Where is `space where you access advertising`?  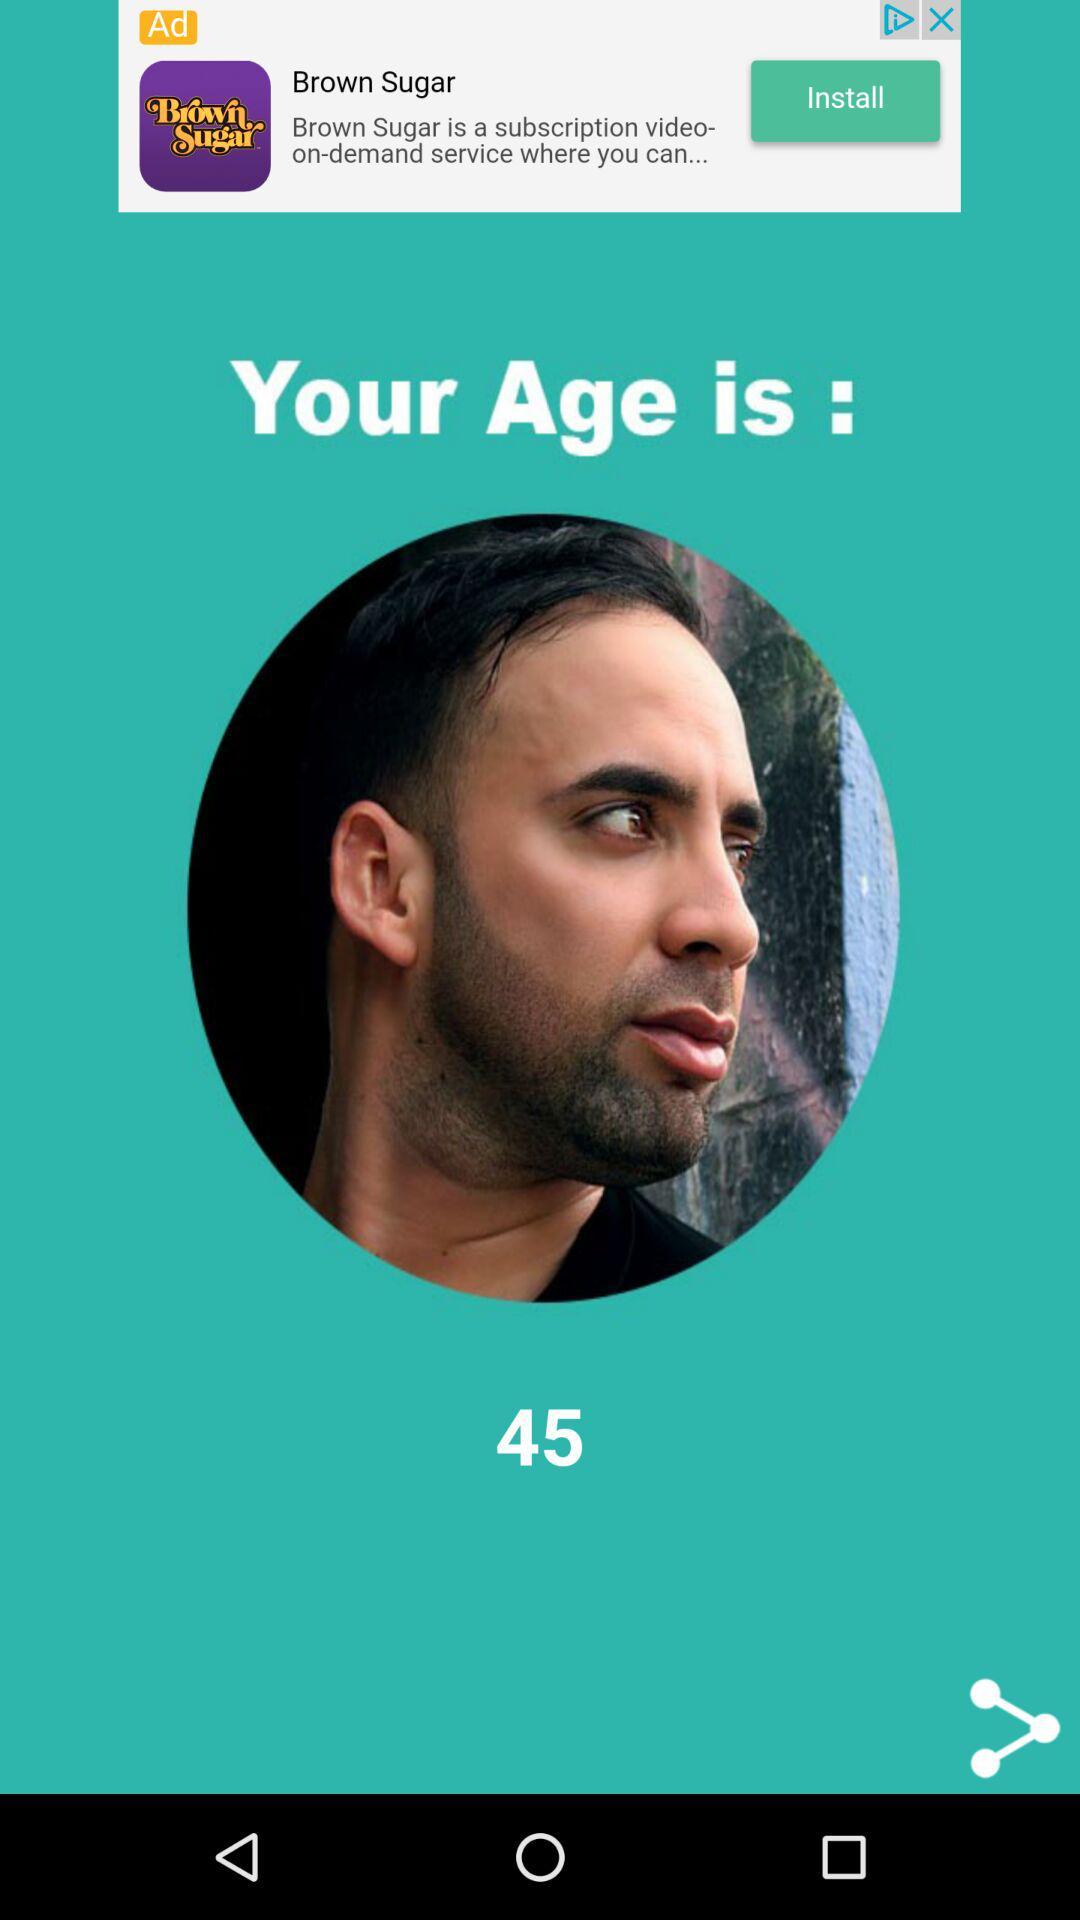
space where you access advertising is located at coordinates (538, 105).